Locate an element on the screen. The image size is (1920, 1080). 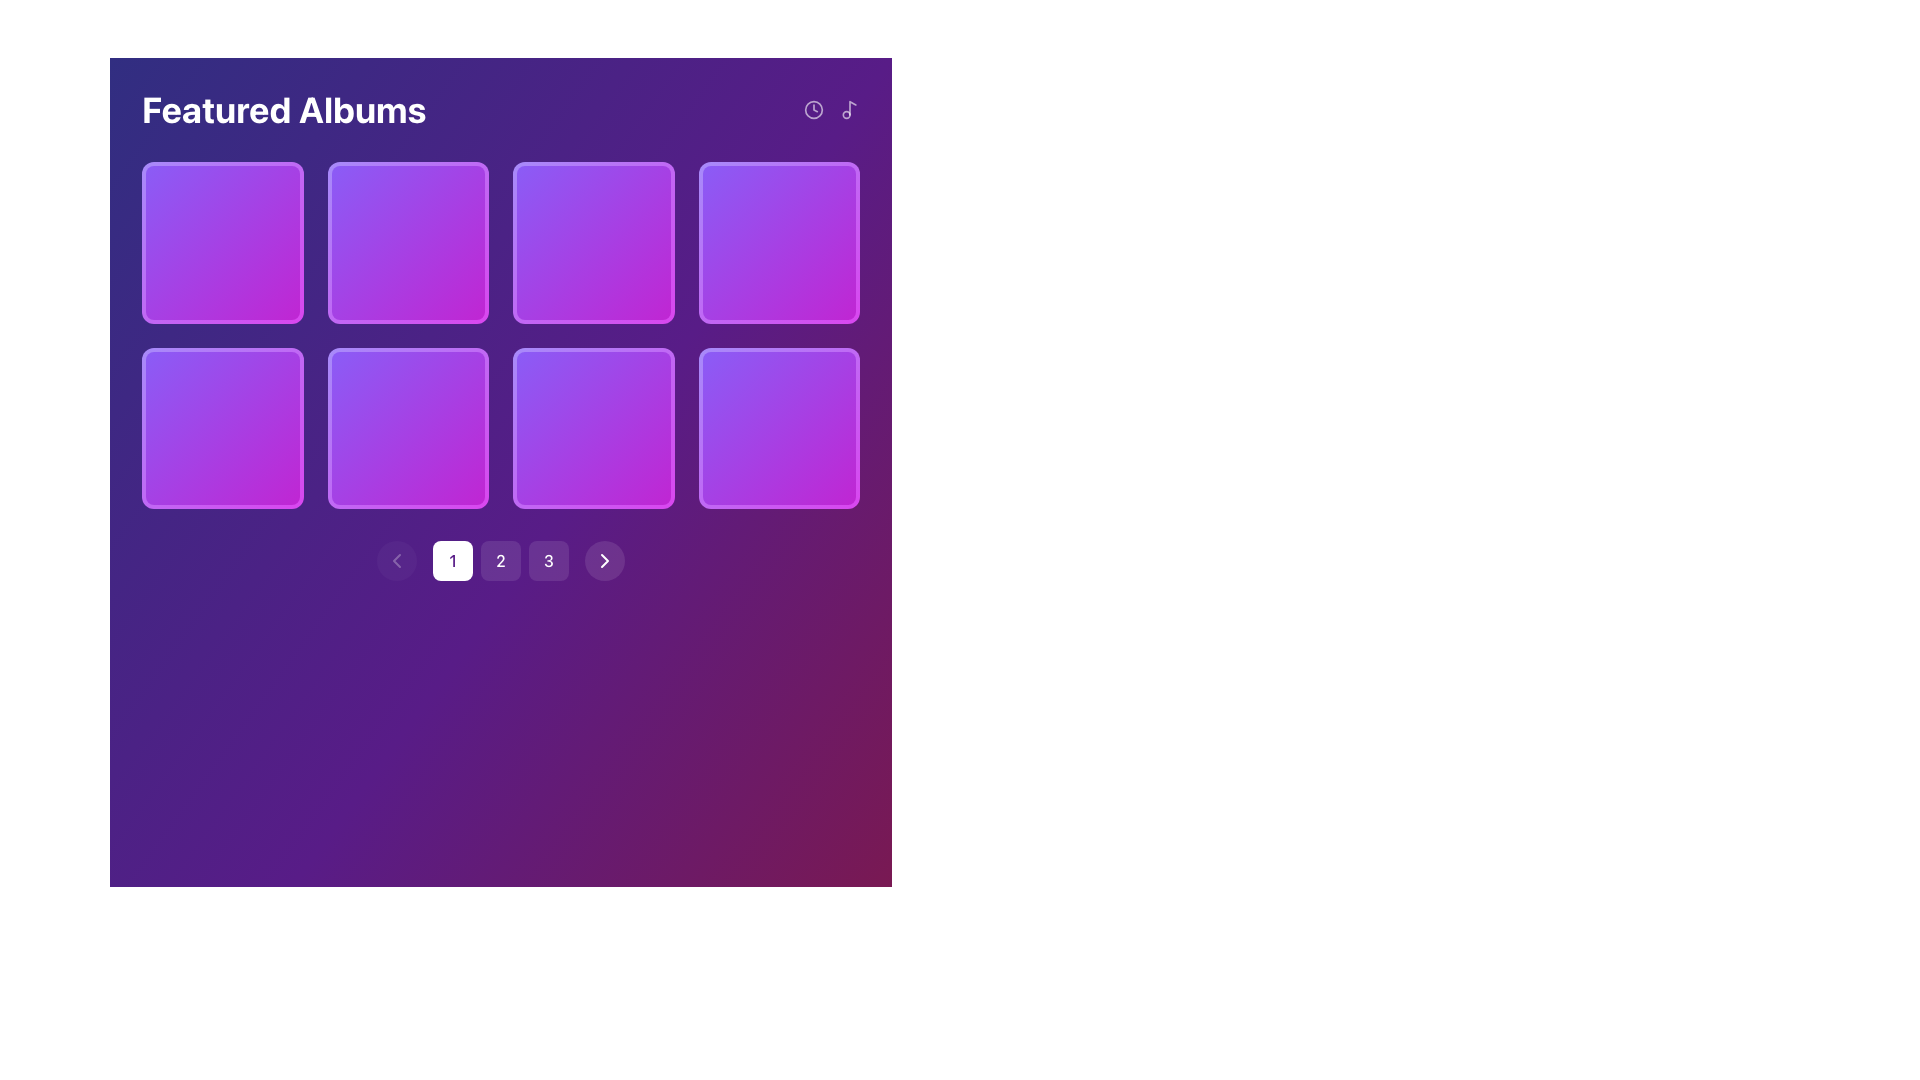
the 'Album 8' card in the grid layout is located at coordinates (778, 427).